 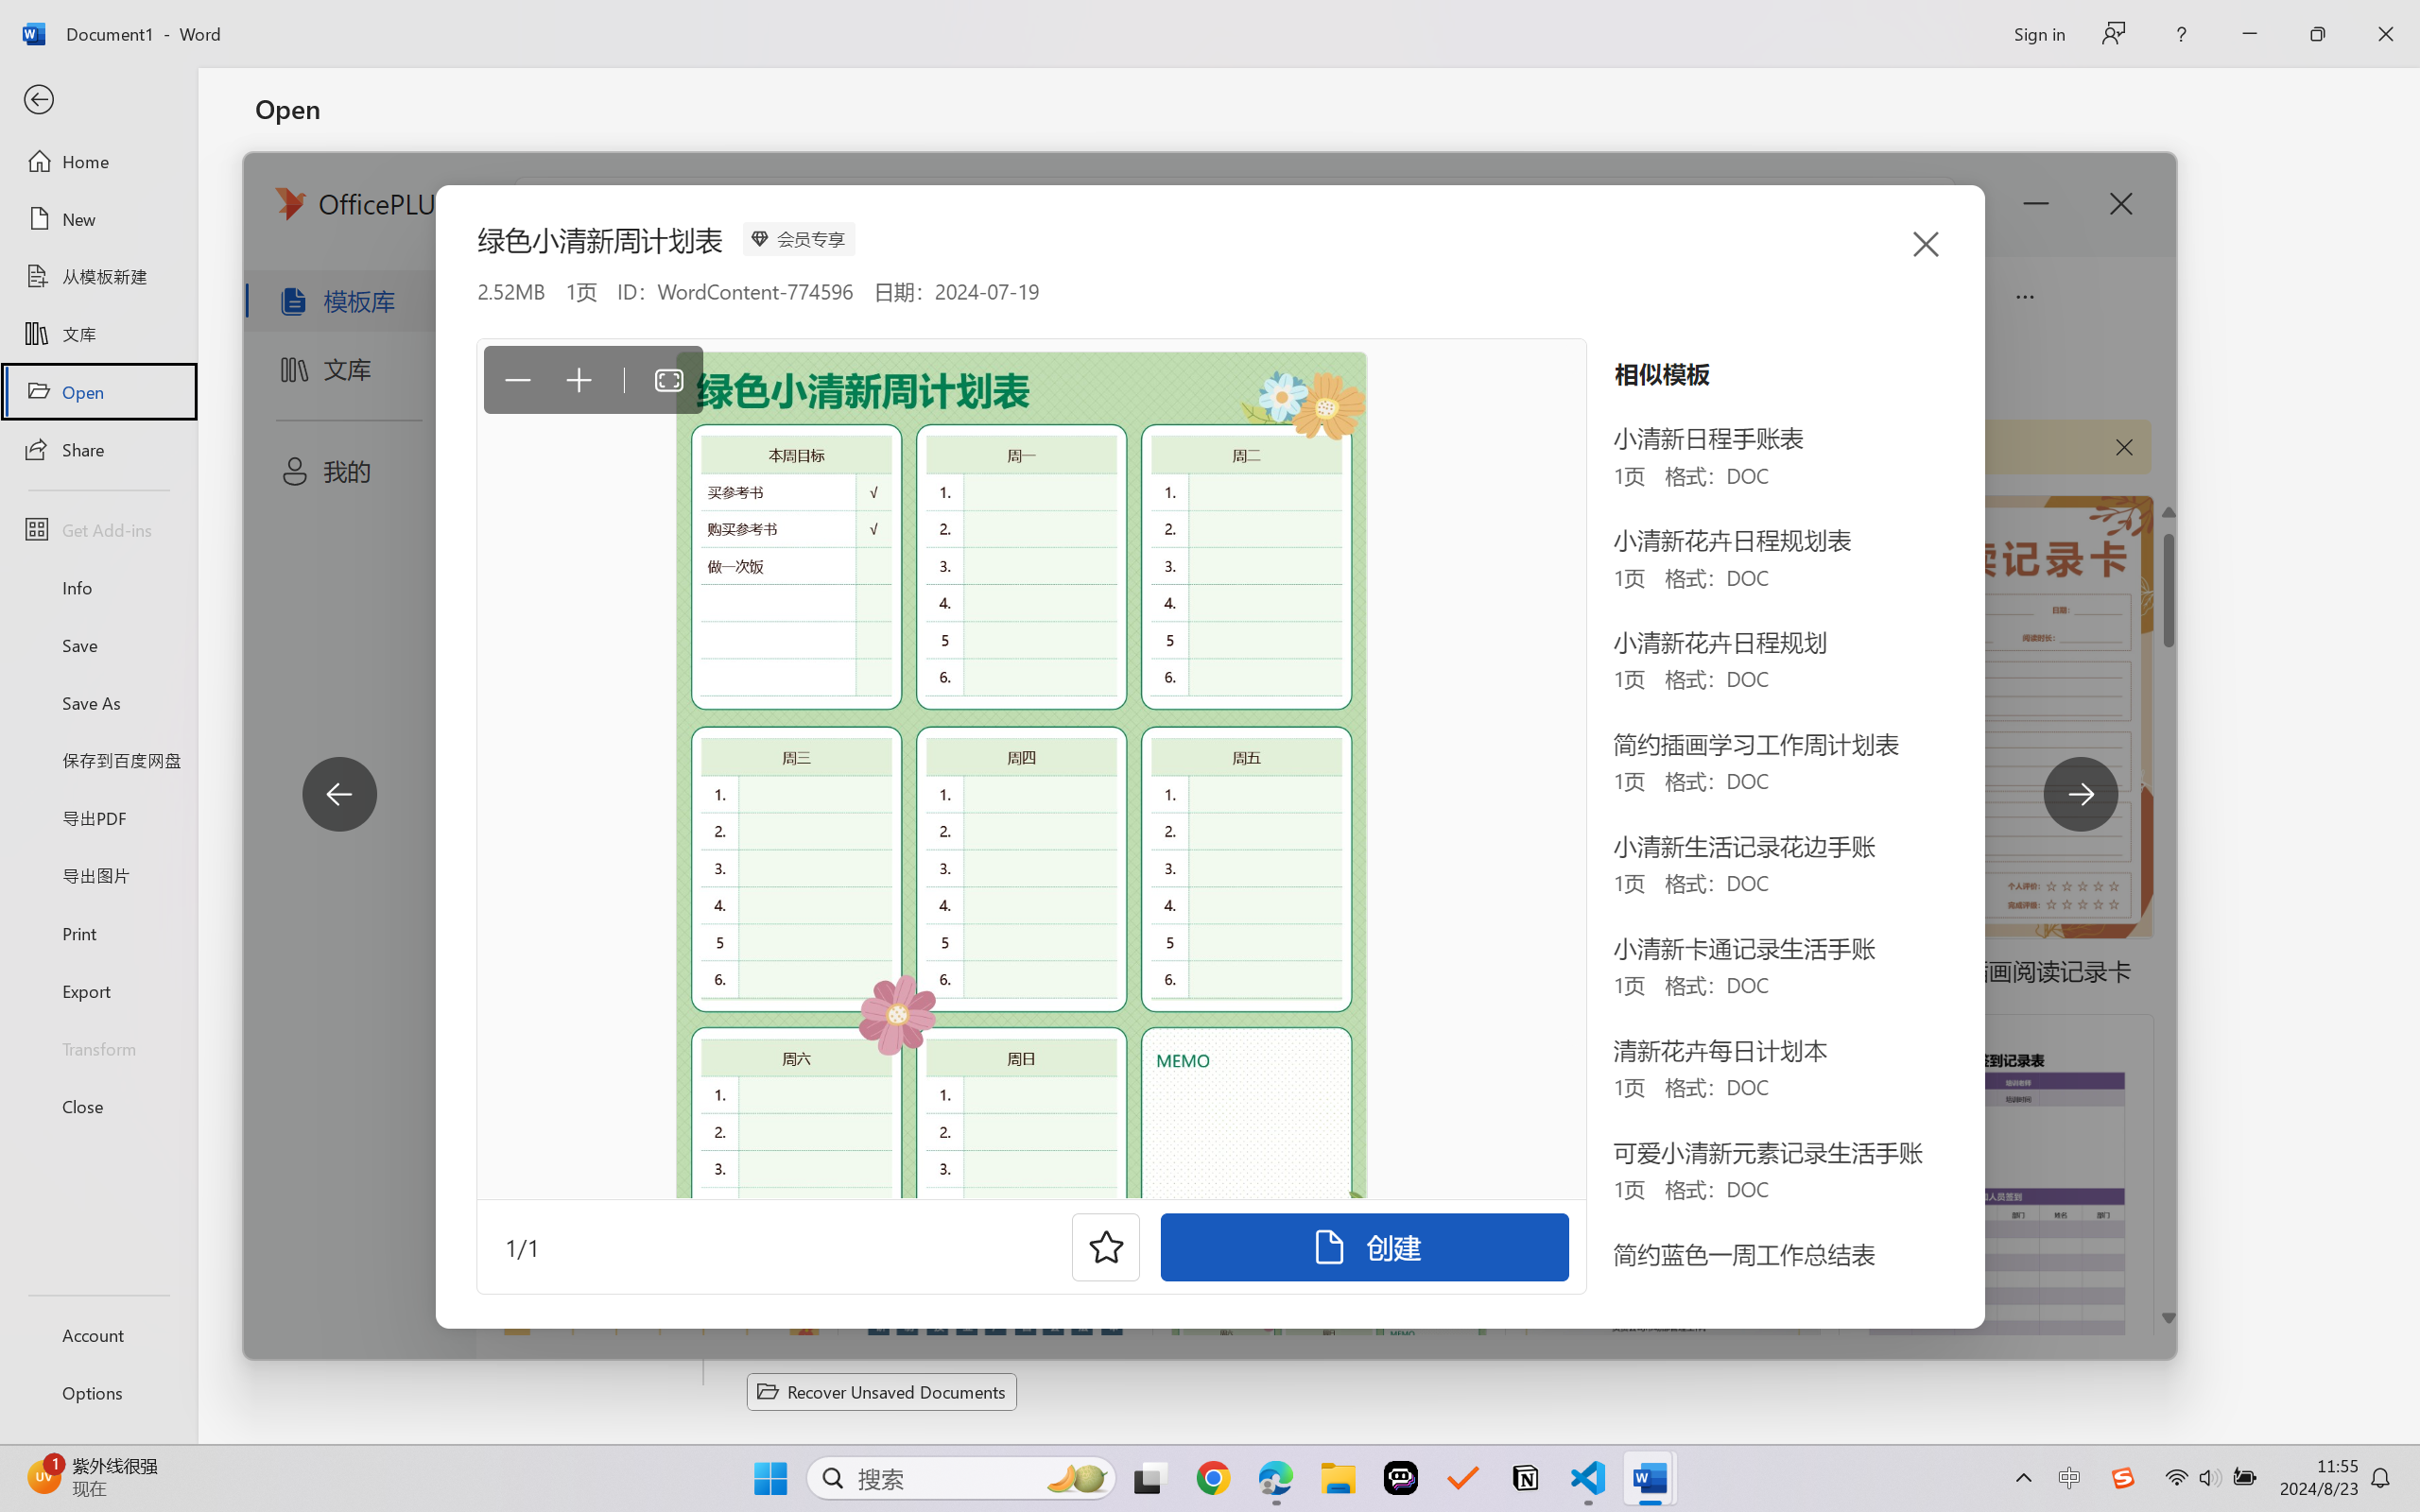 I want to click on 'Sign in', so click(x=2037, y=33).